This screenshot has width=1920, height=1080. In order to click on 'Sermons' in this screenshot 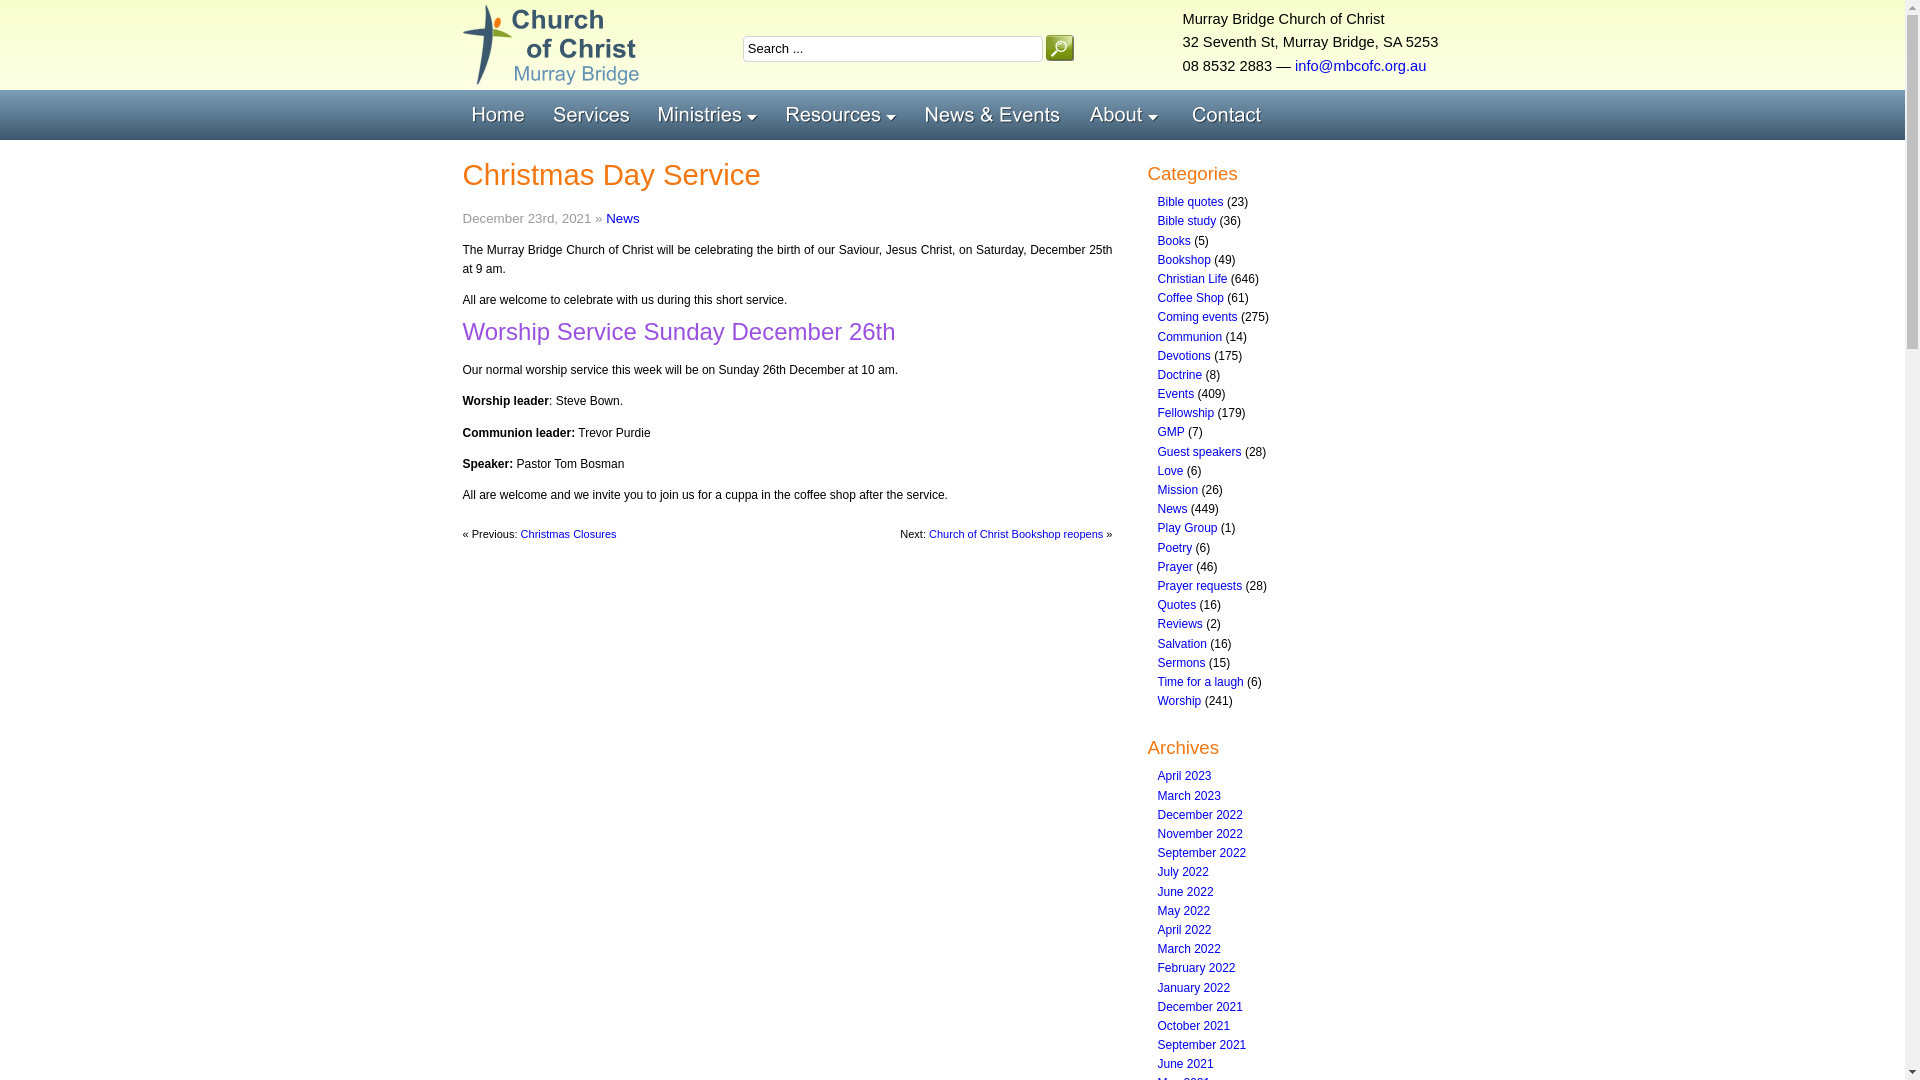, I will do `click(1157, 663)`.